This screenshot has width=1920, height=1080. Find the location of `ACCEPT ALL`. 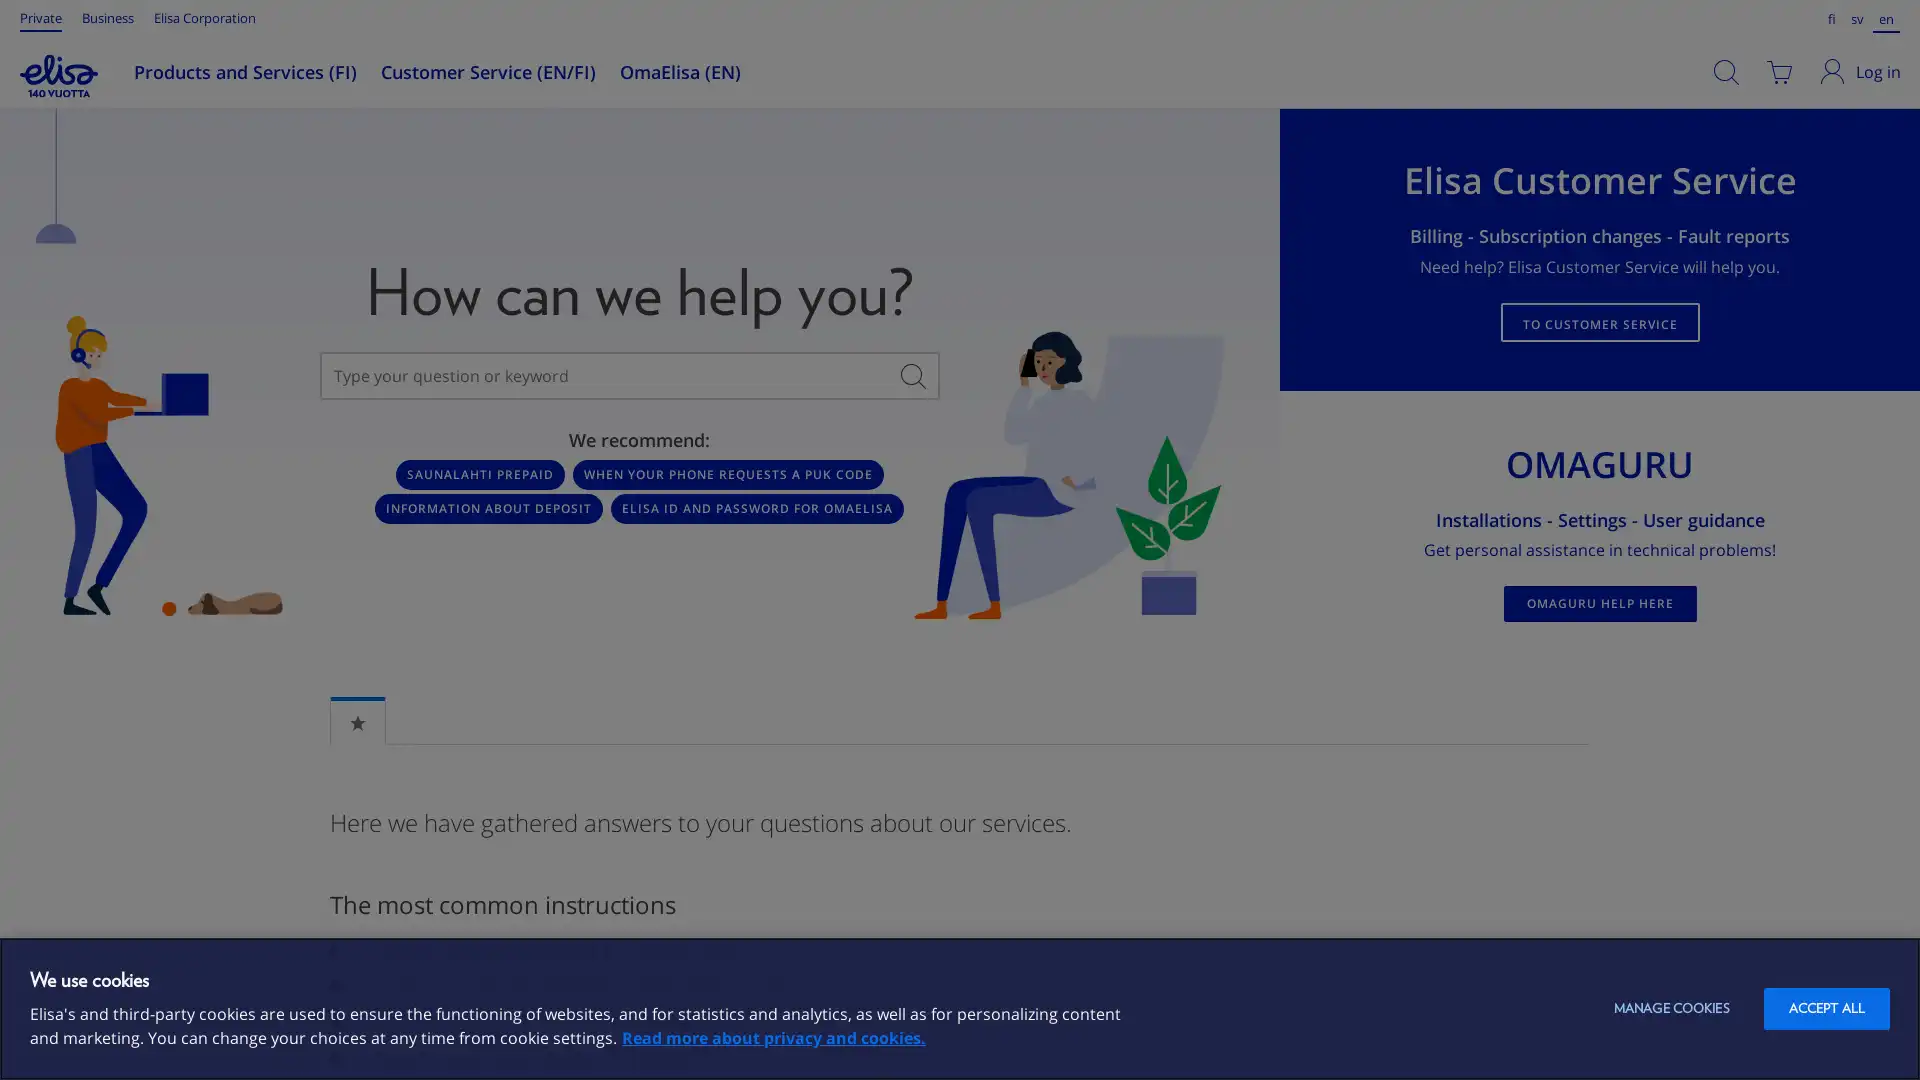

ACCEPT ALL is located at coordinates (1826, 1009).